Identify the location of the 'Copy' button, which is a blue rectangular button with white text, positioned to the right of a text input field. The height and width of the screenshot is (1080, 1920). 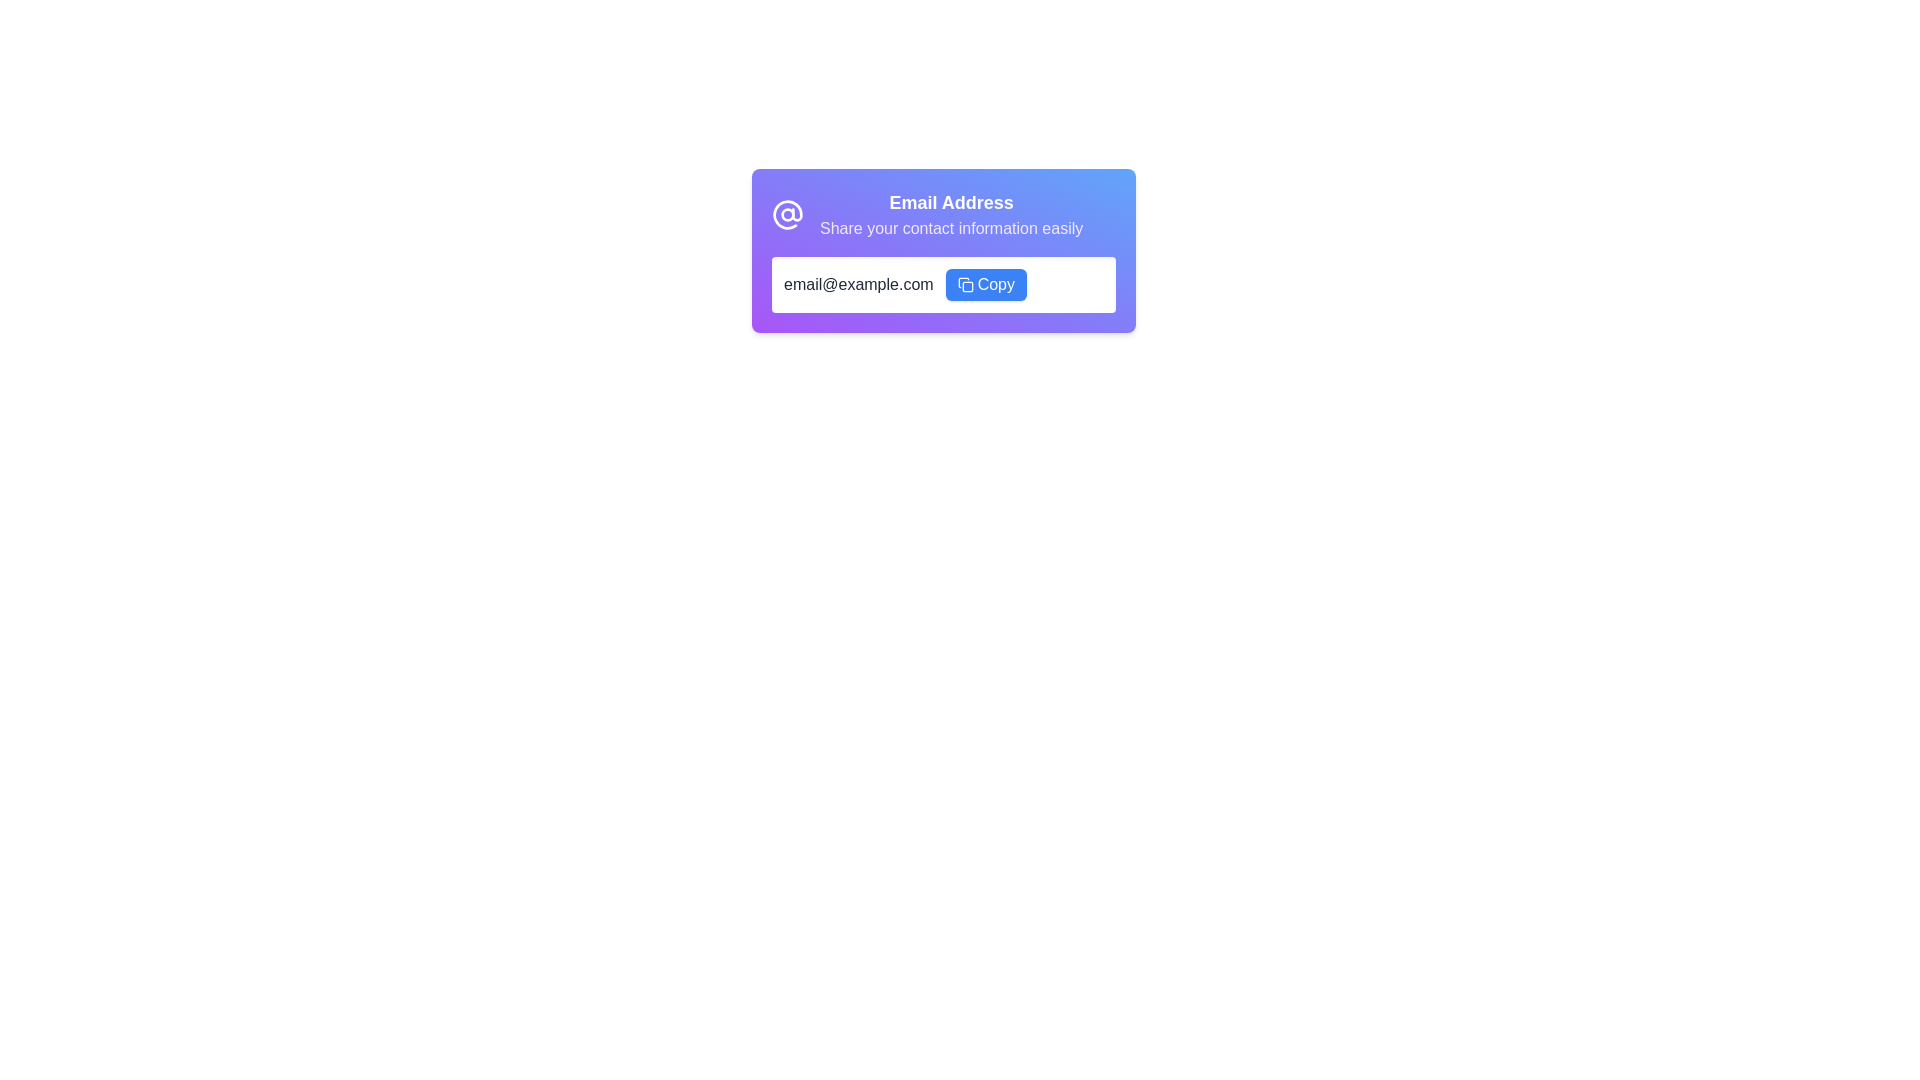
(996, 285).